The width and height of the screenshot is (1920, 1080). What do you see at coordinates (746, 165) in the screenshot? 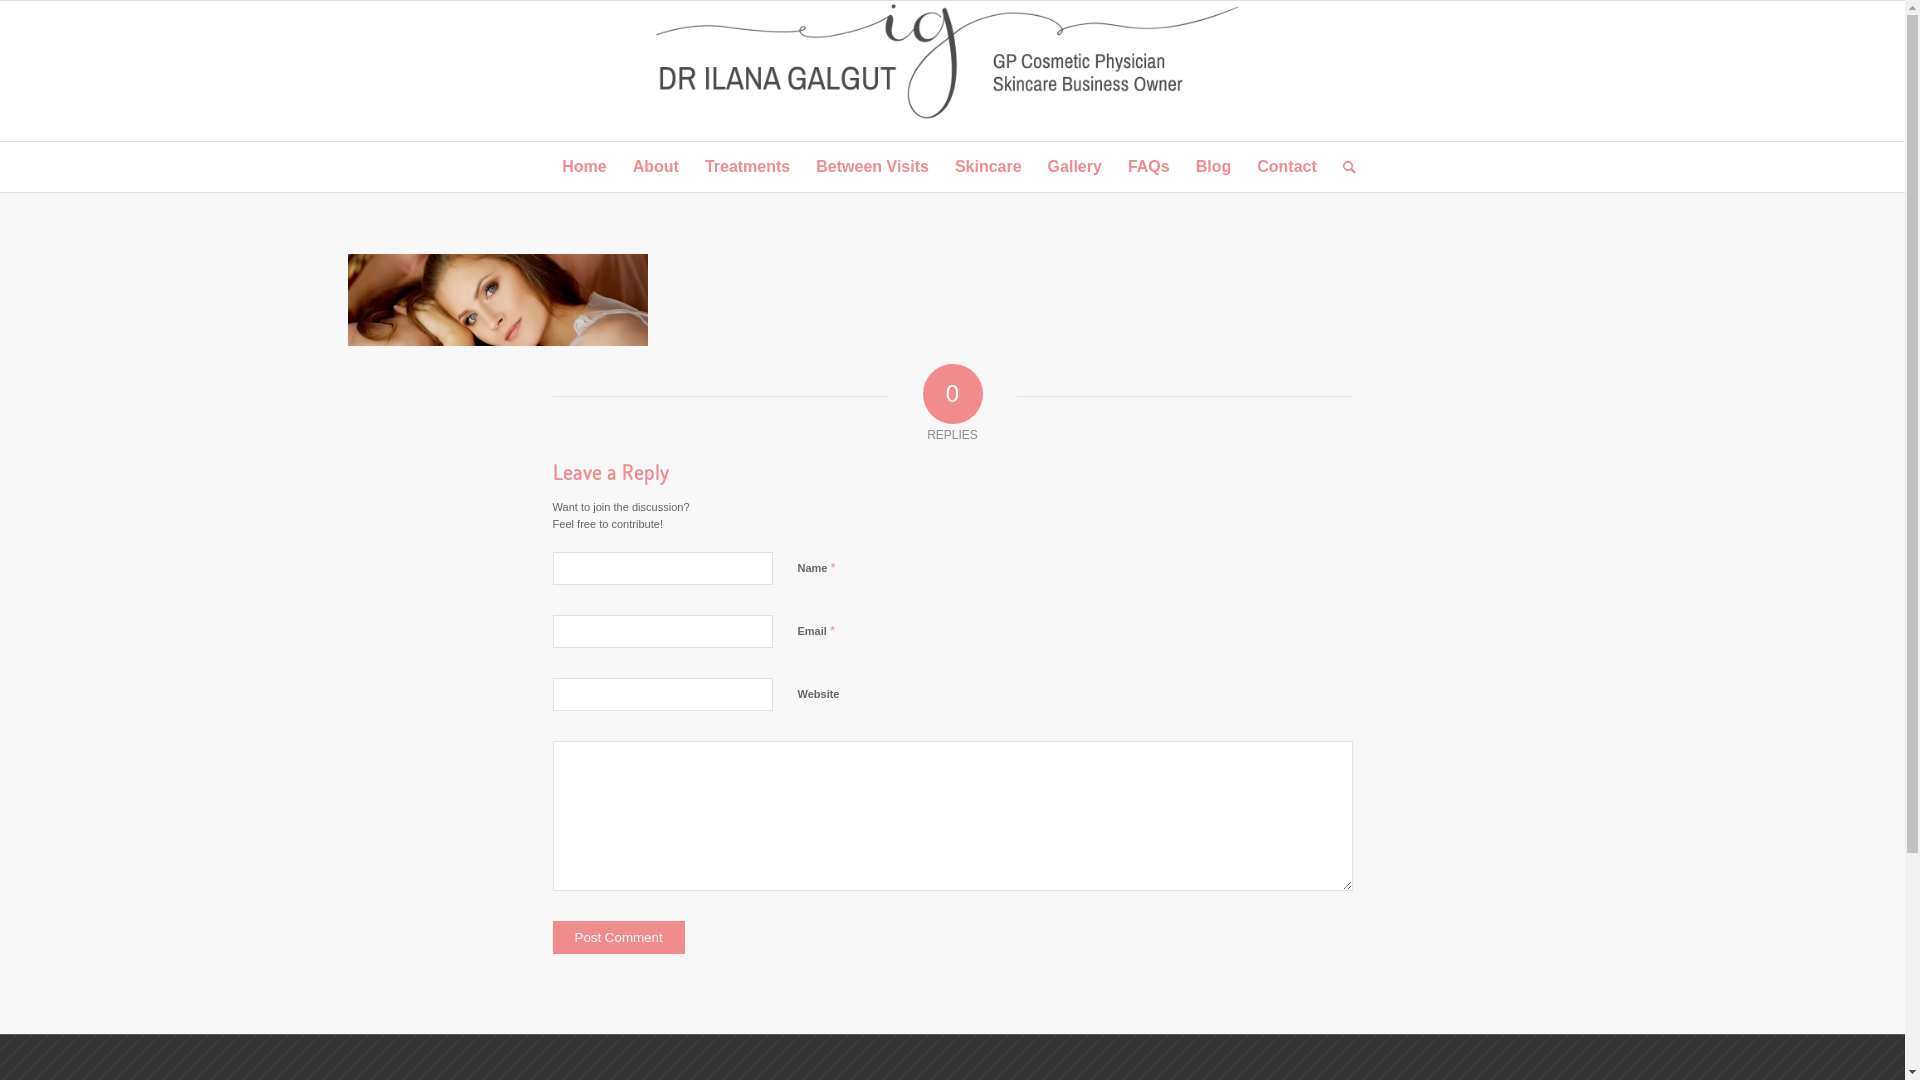
I see `'Treatments'` at bounding box center [746, 165].